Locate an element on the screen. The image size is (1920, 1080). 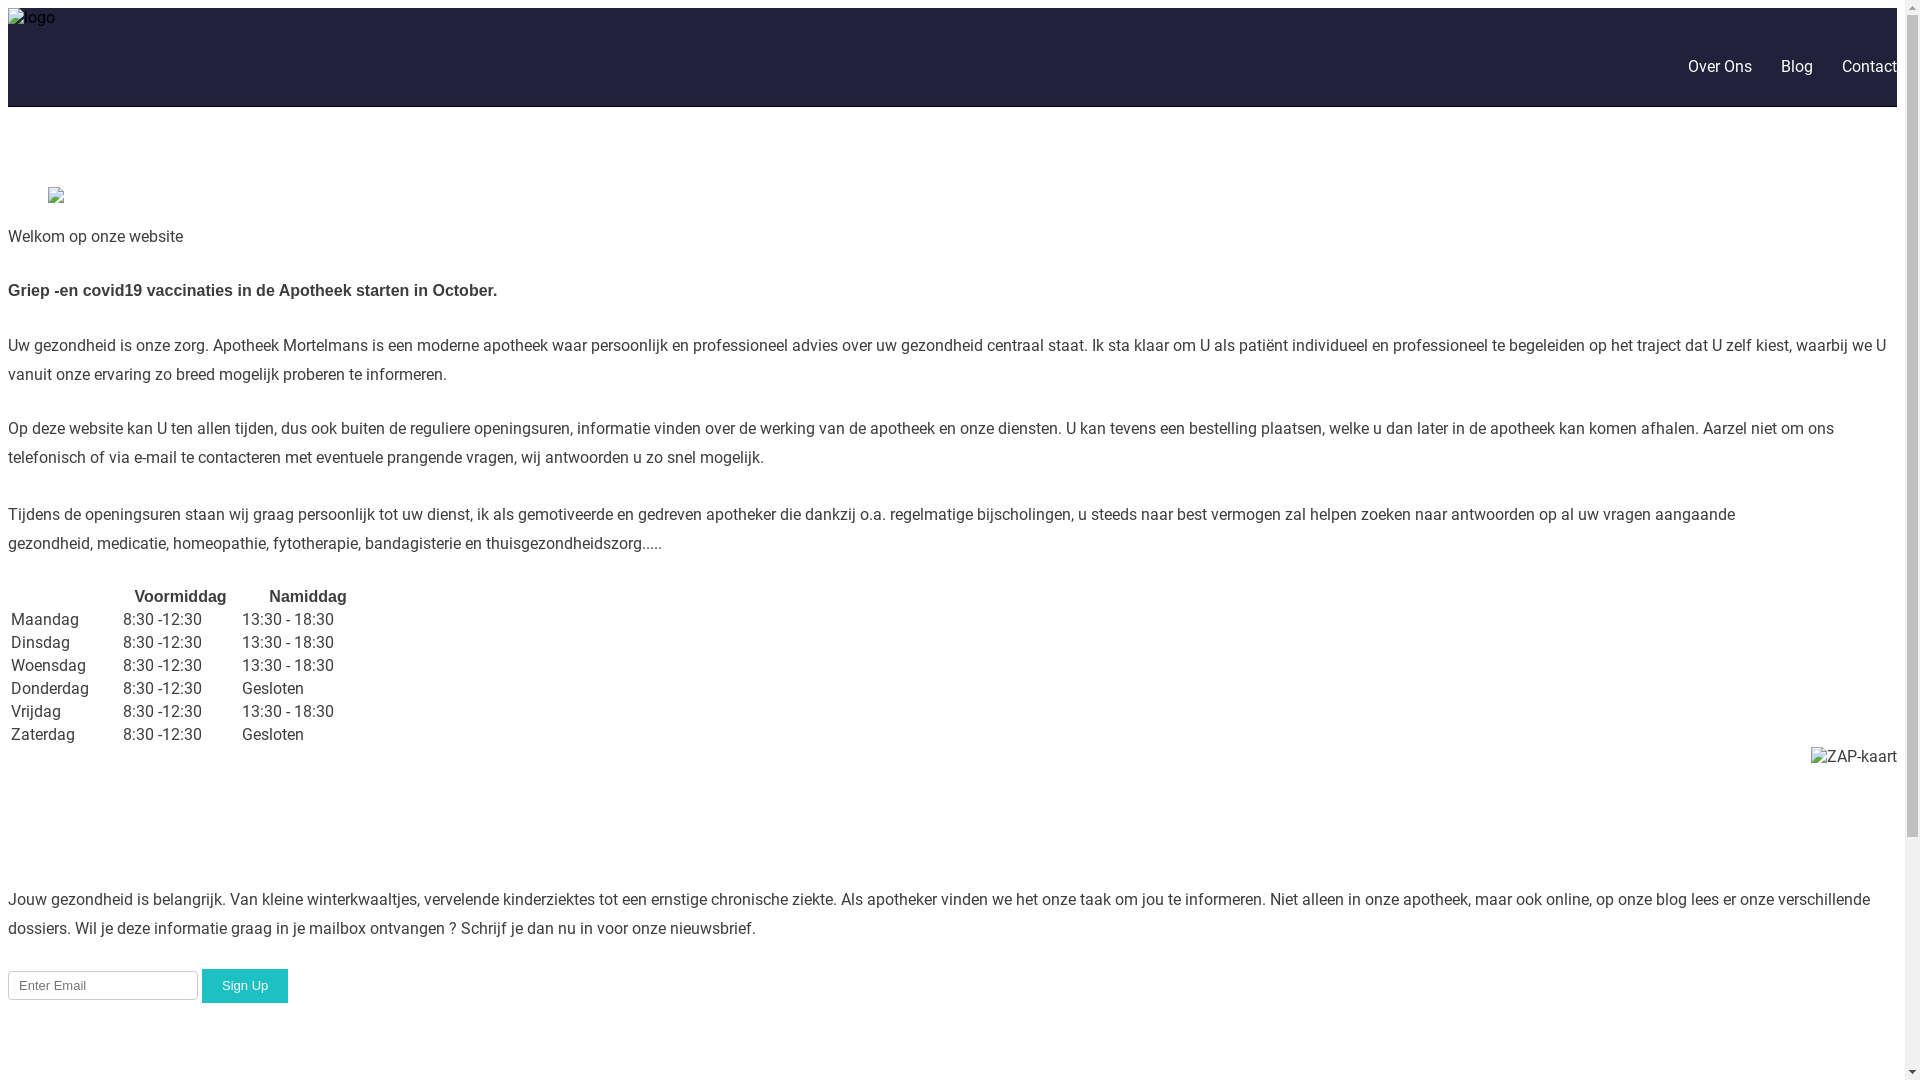
'Blog' is located at coordinates (1796, 65).